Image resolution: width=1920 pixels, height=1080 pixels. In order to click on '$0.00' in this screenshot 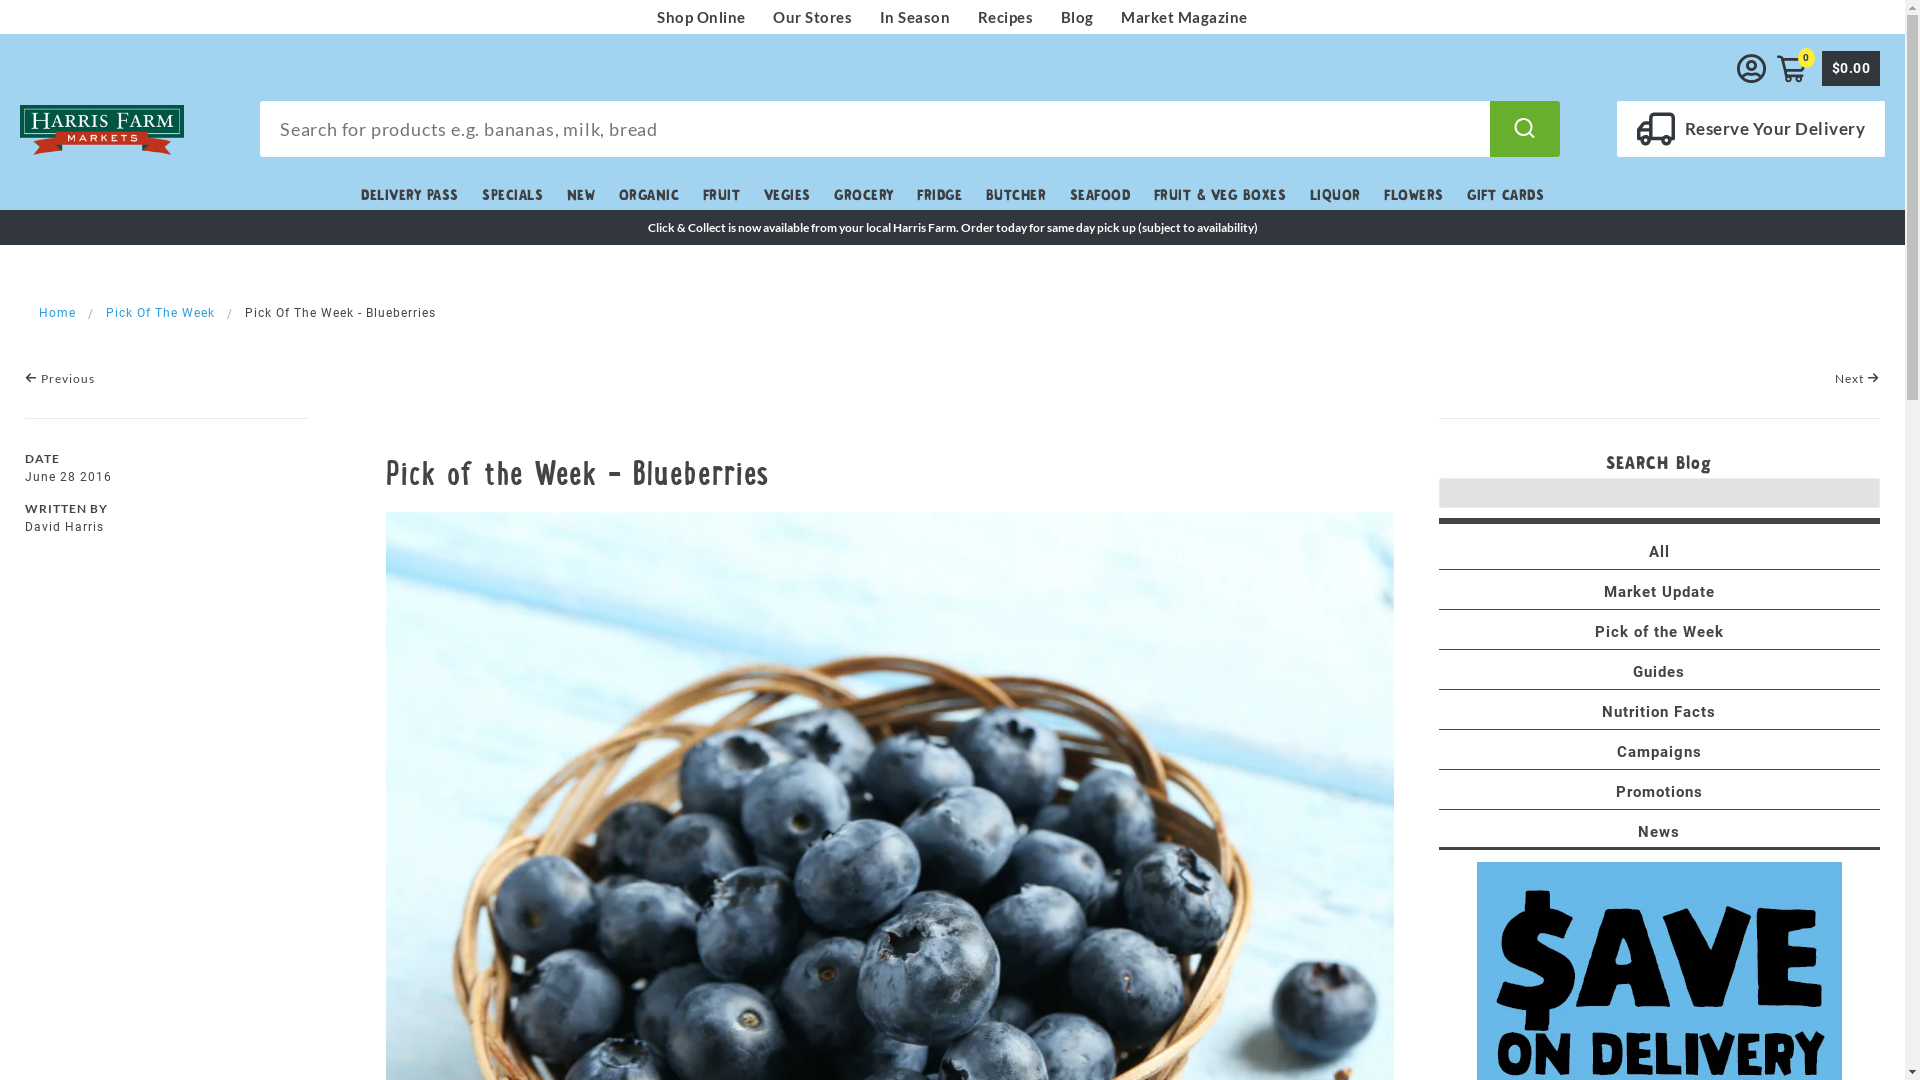, I will do `click(1849, 67)`.